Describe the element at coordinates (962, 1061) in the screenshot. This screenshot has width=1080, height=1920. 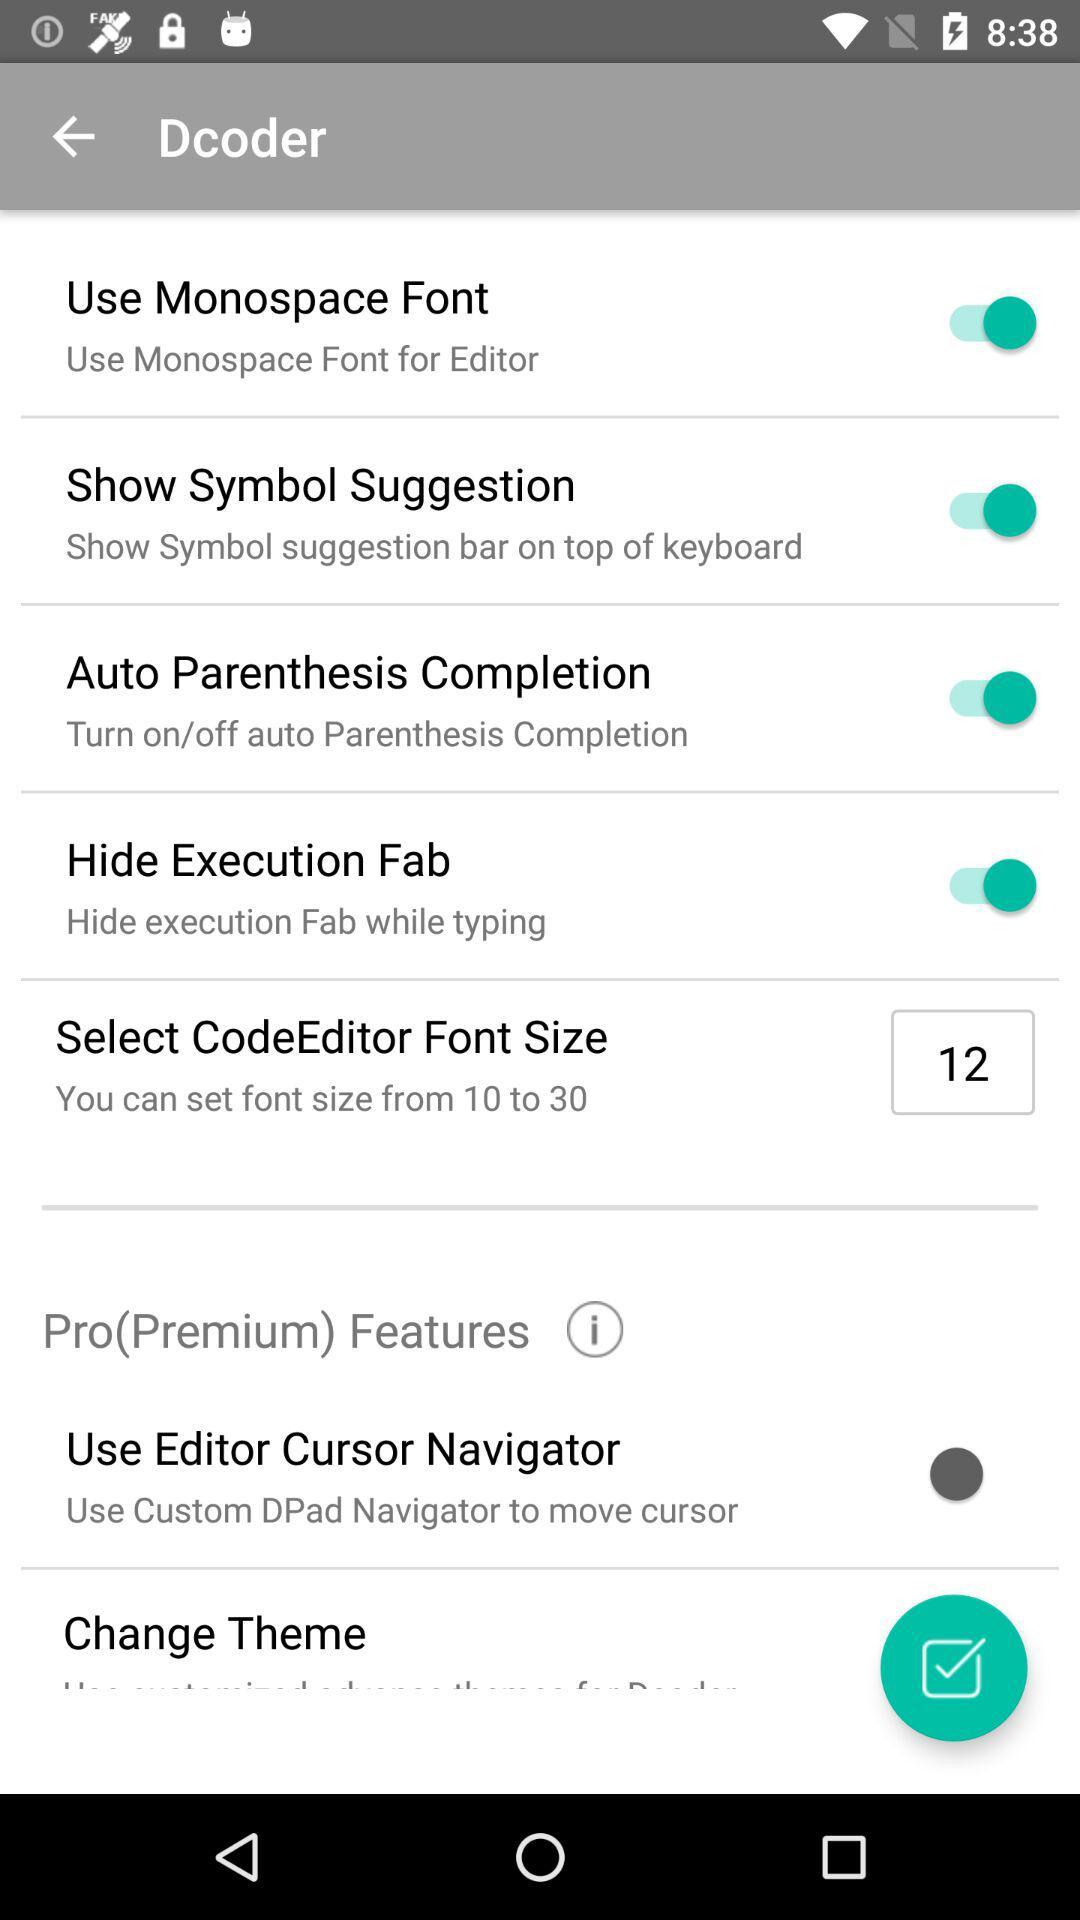
I see `the icon next to the select codeeditor font icon` at that location.